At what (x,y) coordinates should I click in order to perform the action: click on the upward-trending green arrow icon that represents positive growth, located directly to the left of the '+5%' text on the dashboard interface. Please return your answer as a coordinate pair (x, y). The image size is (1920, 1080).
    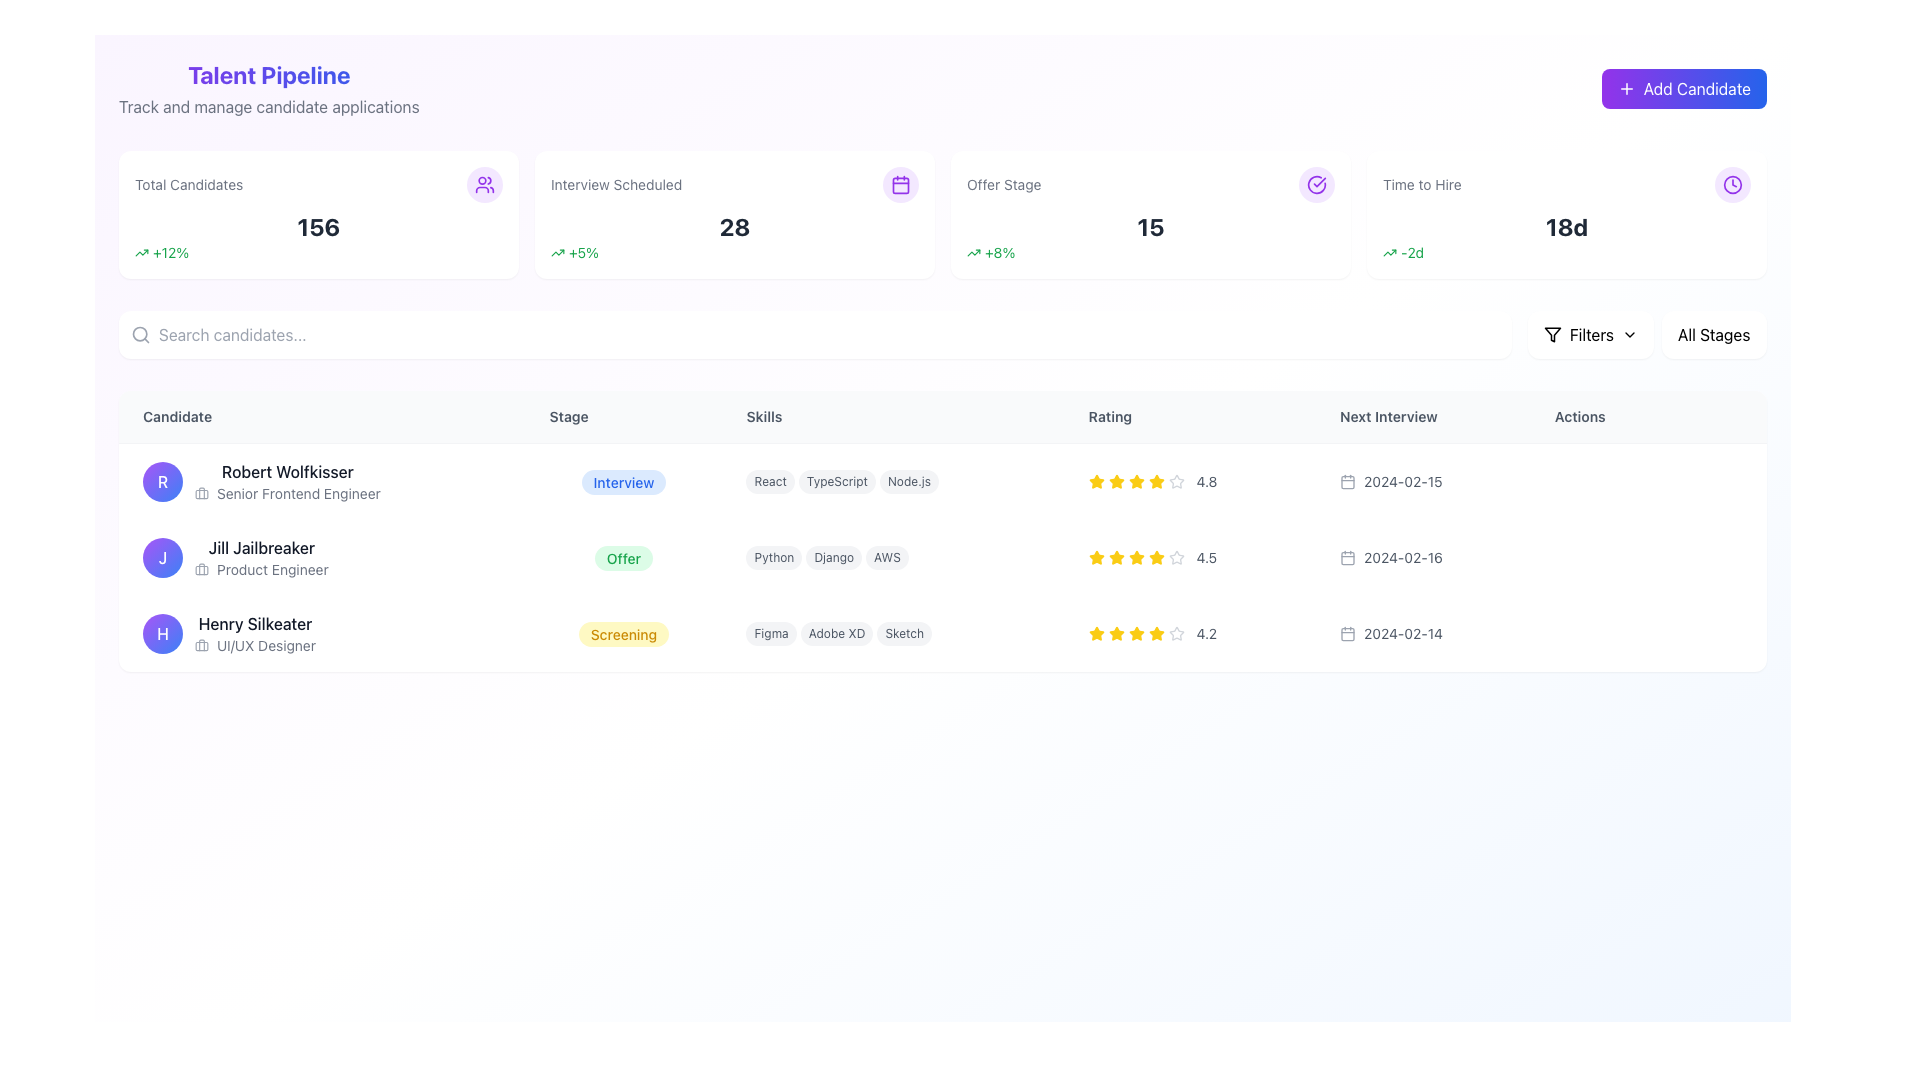
    Looking at the image, I should click on (557, 252).